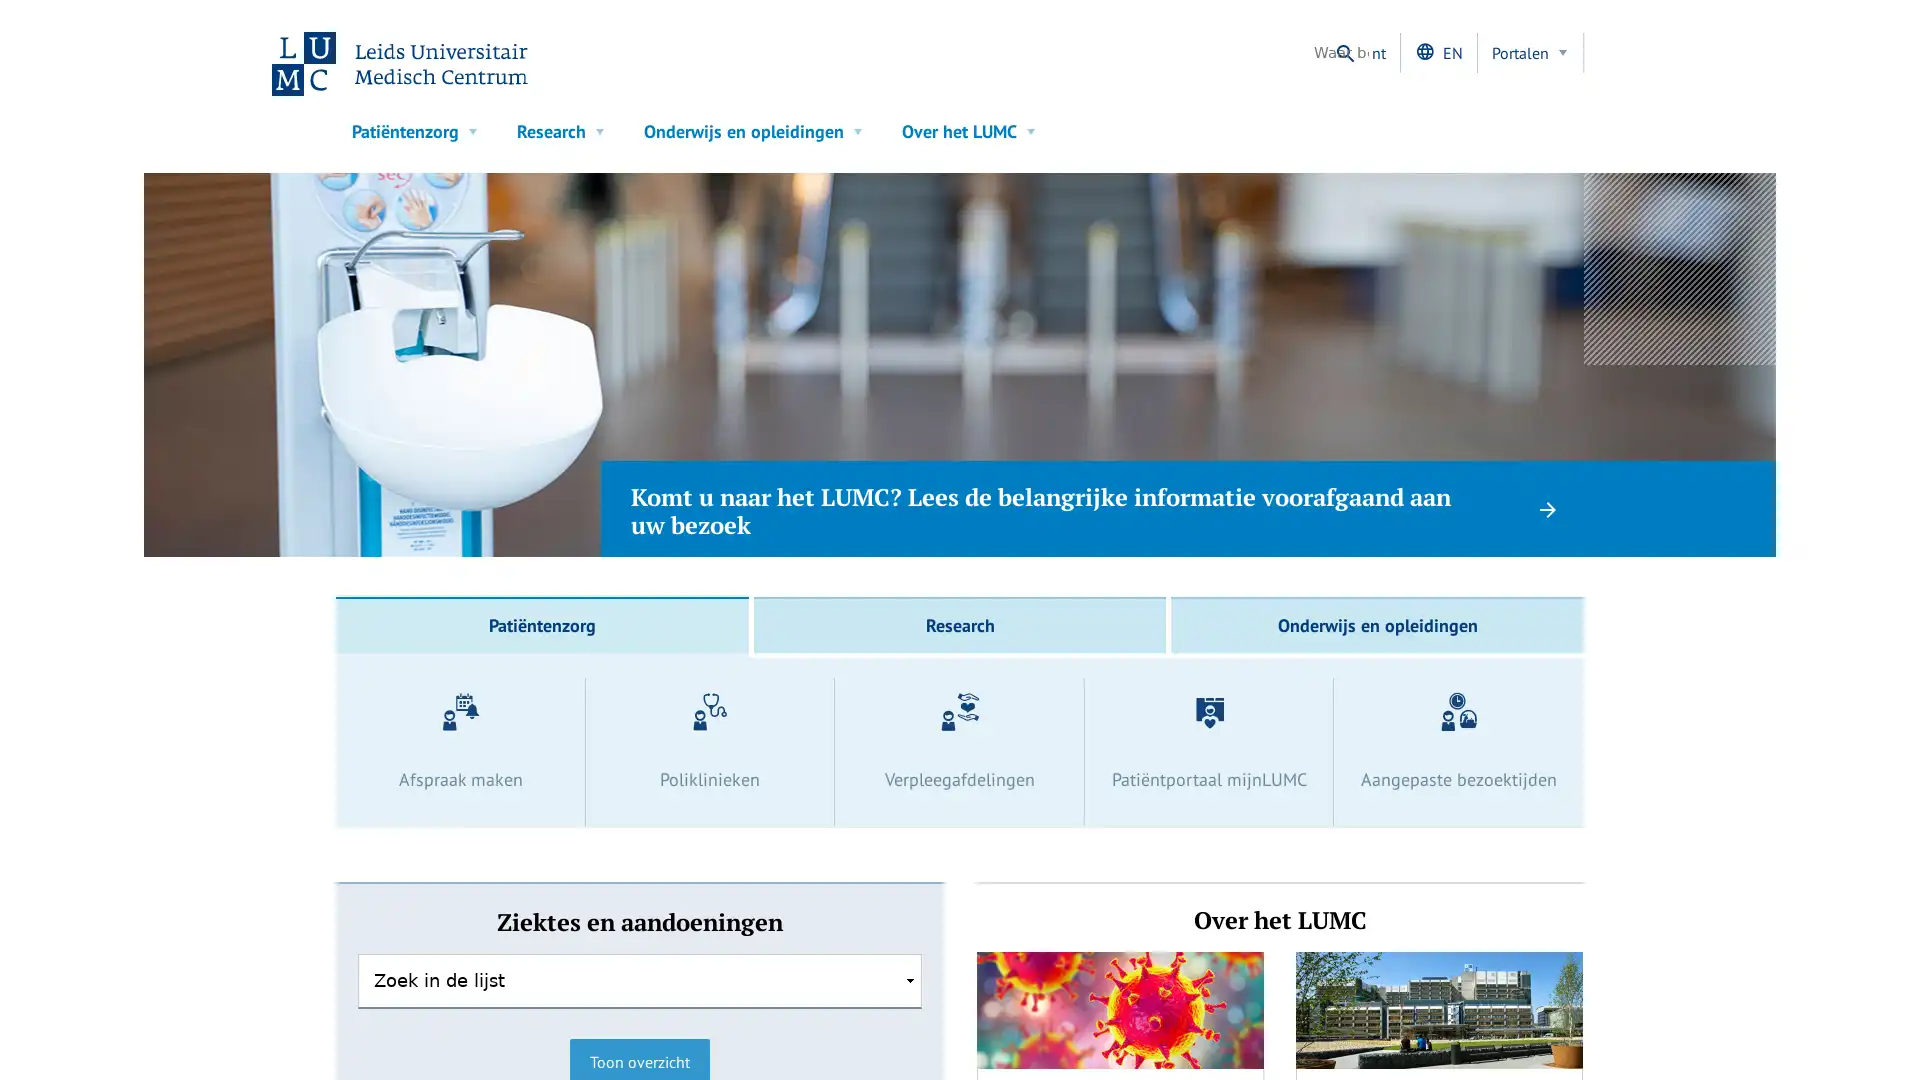  Describe the element at coordinates (1530, 52) in the screenshot. I see `Portalen` at that location.